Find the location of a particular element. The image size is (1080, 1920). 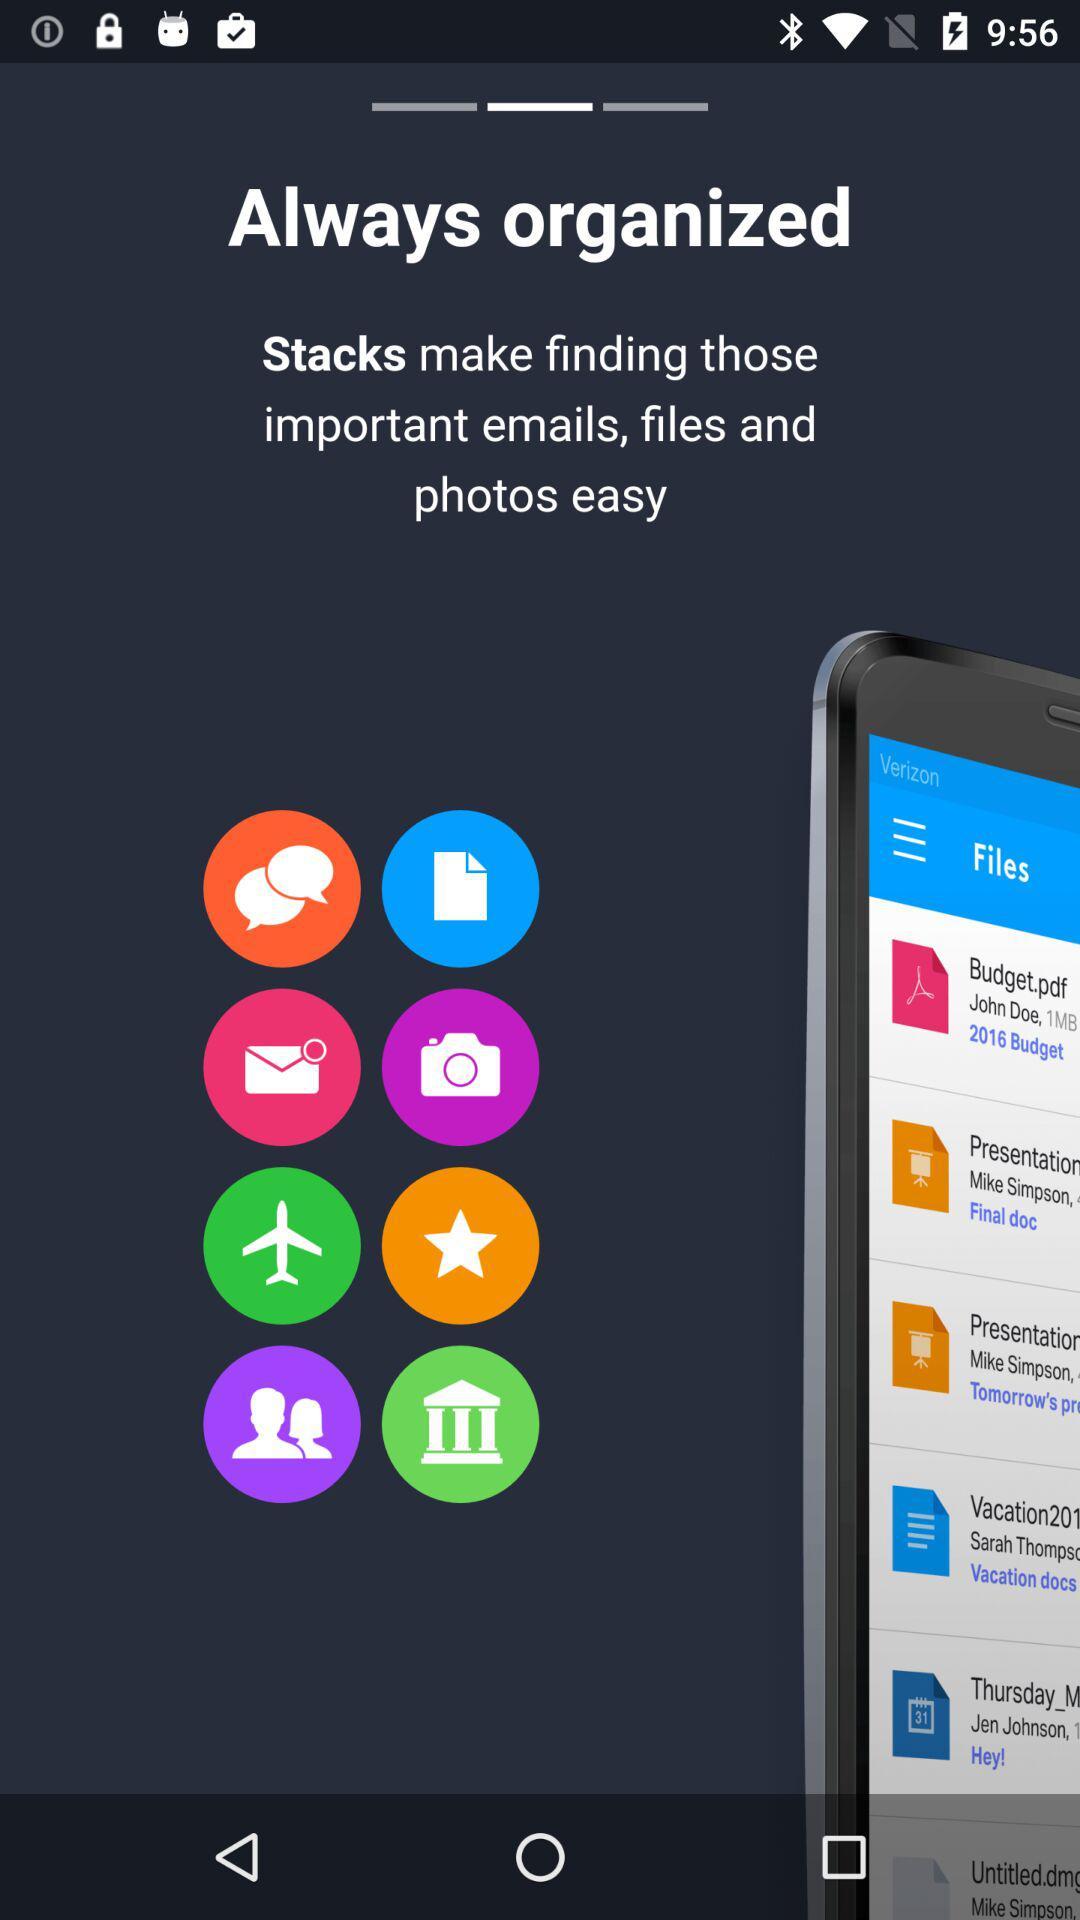

first option is located at coordinates (281, 887).